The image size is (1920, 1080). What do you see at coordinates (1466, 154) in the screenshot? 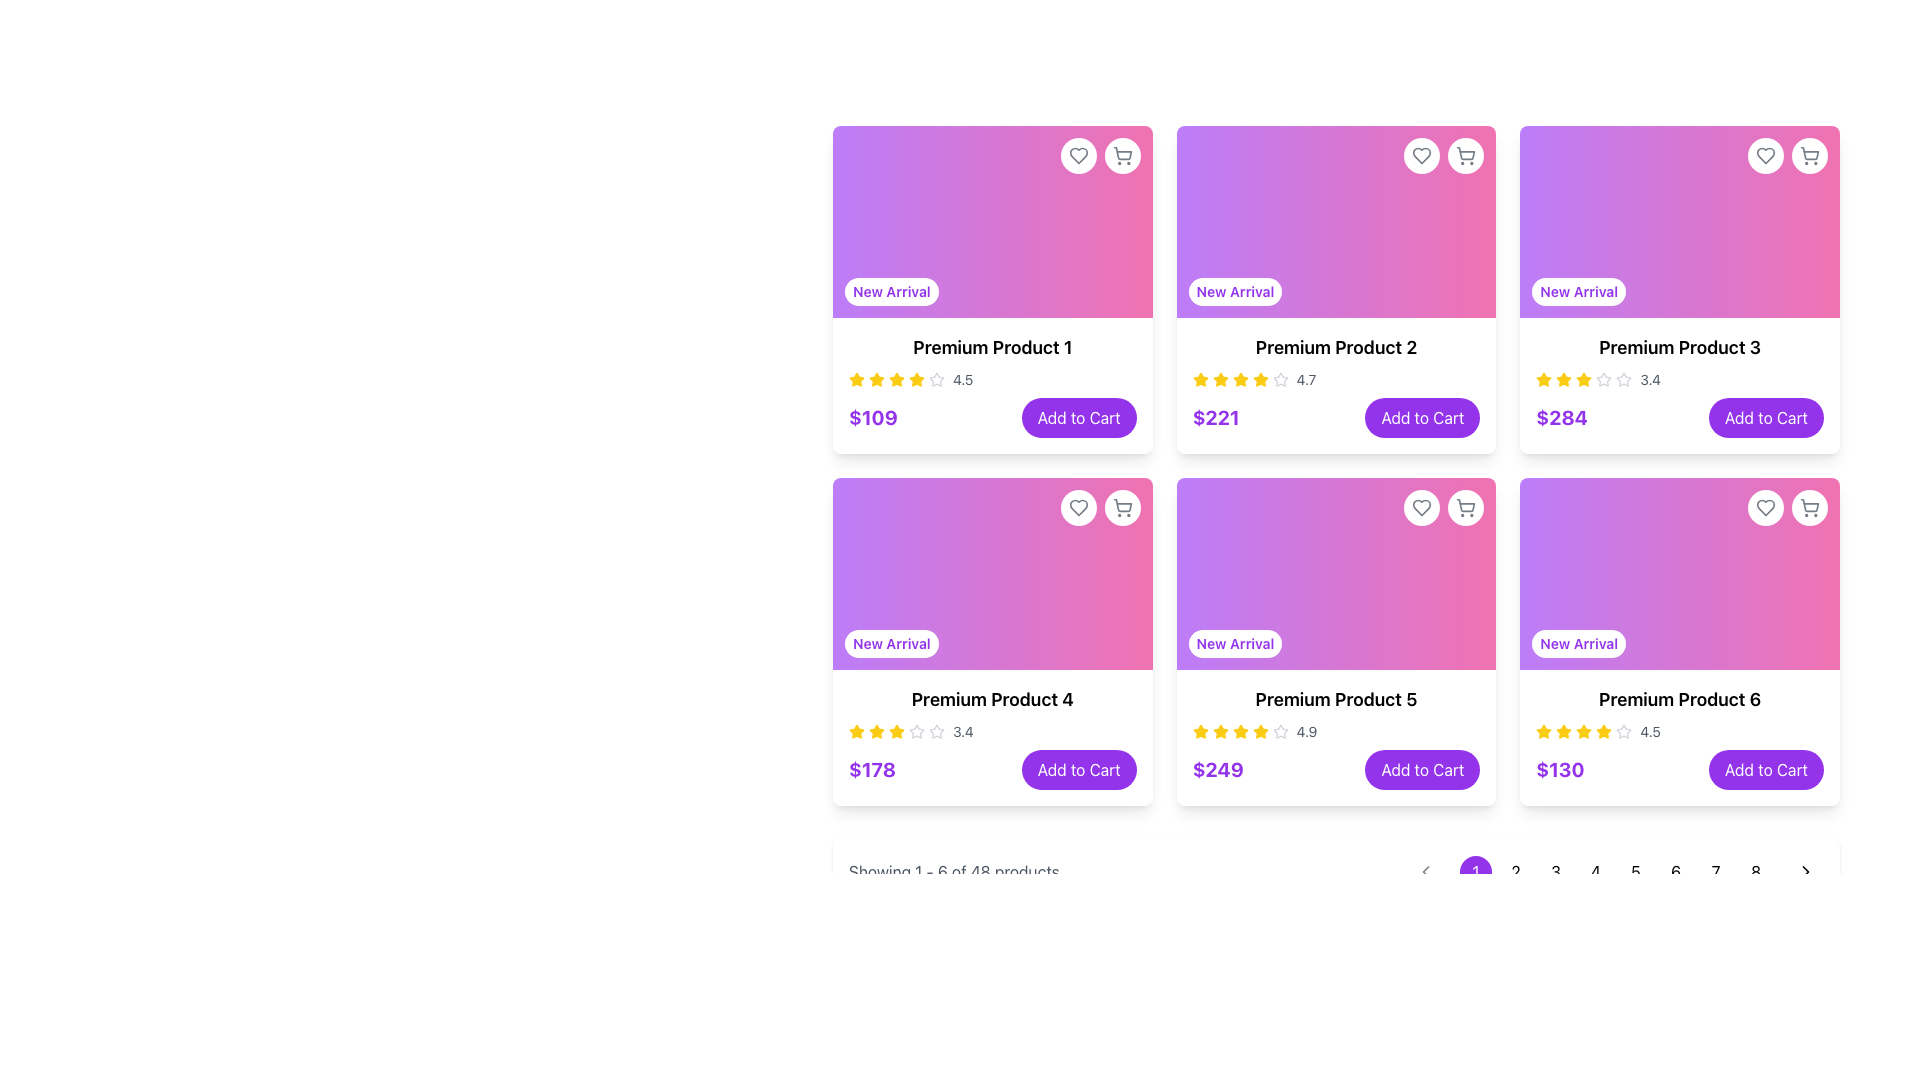
I see `the round button with a white background and a shopping cart icon located at the top-right corner of the 'Premium Product 2' card` at bounding box center [1466, 154].